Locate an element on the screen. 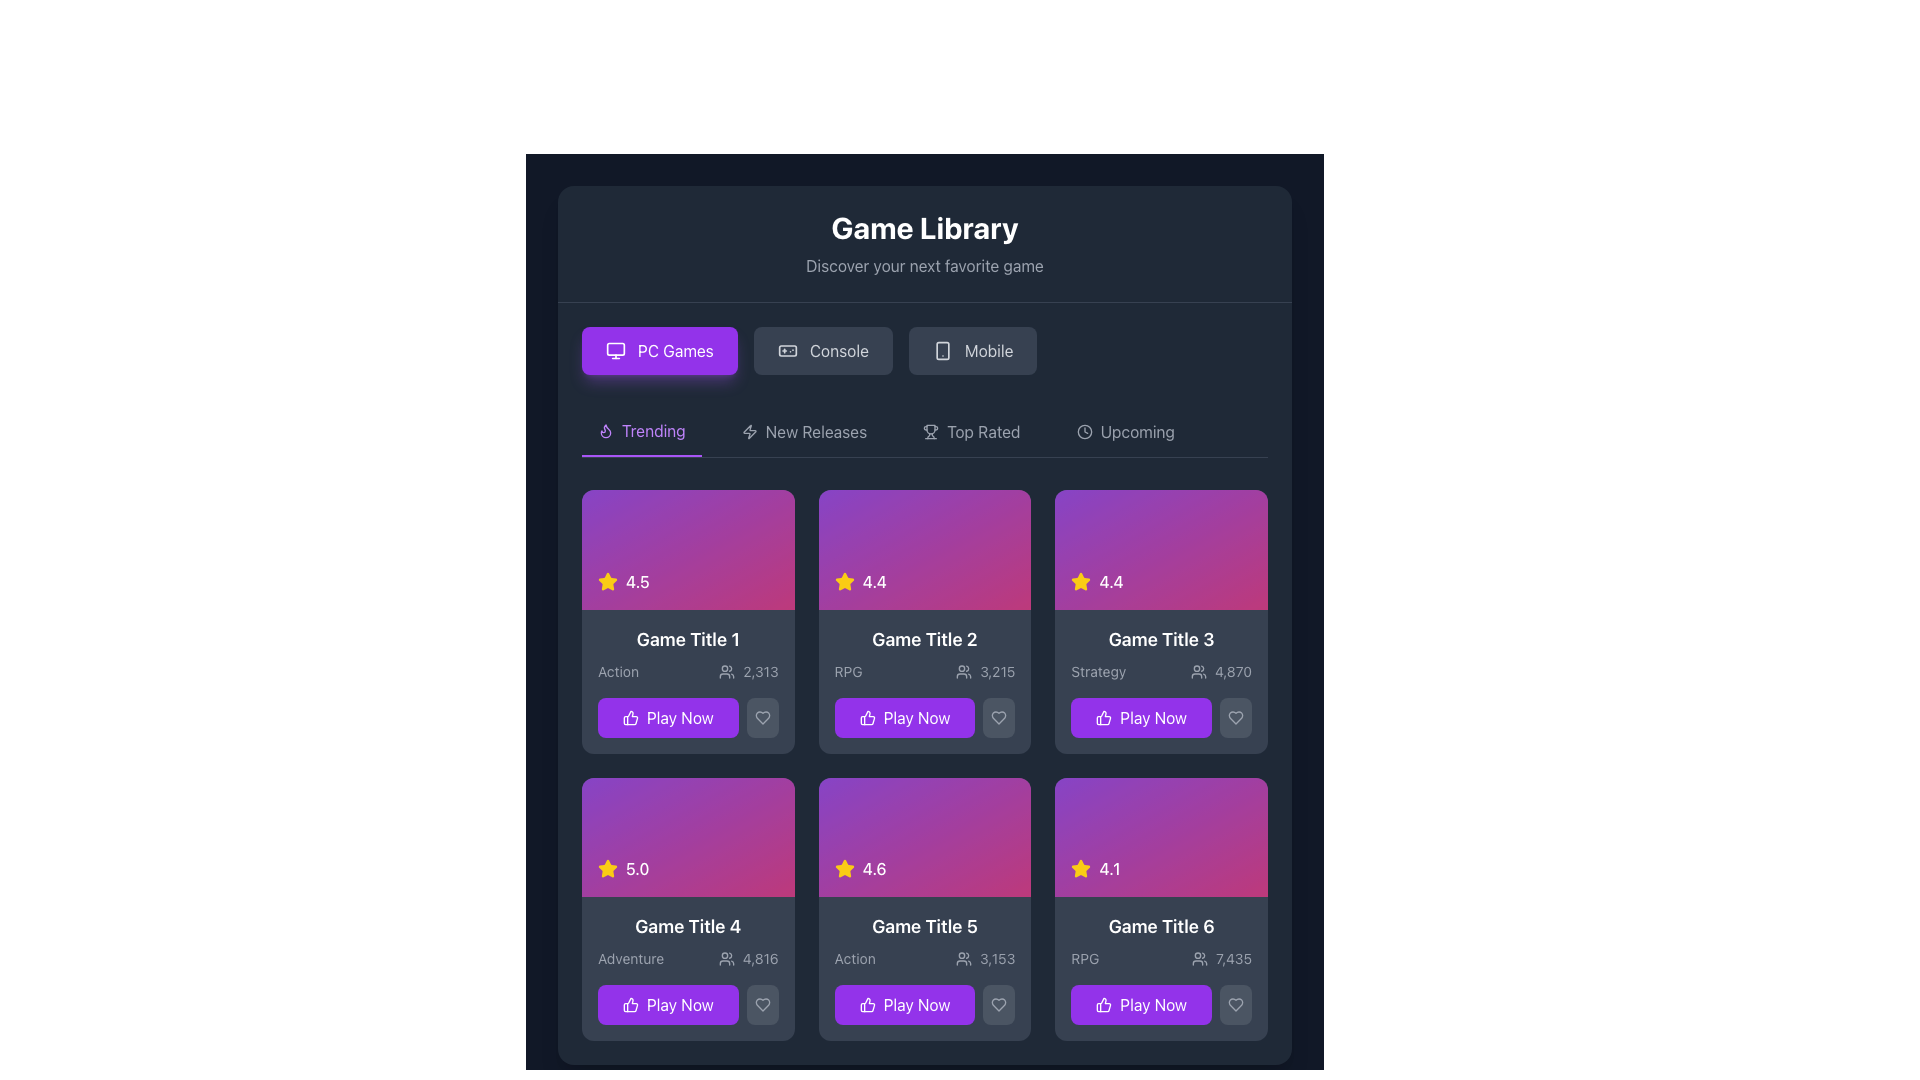  the Rating indicator of the game displayed in the 'Game Title 2' card is located at coordinates (860, 581).